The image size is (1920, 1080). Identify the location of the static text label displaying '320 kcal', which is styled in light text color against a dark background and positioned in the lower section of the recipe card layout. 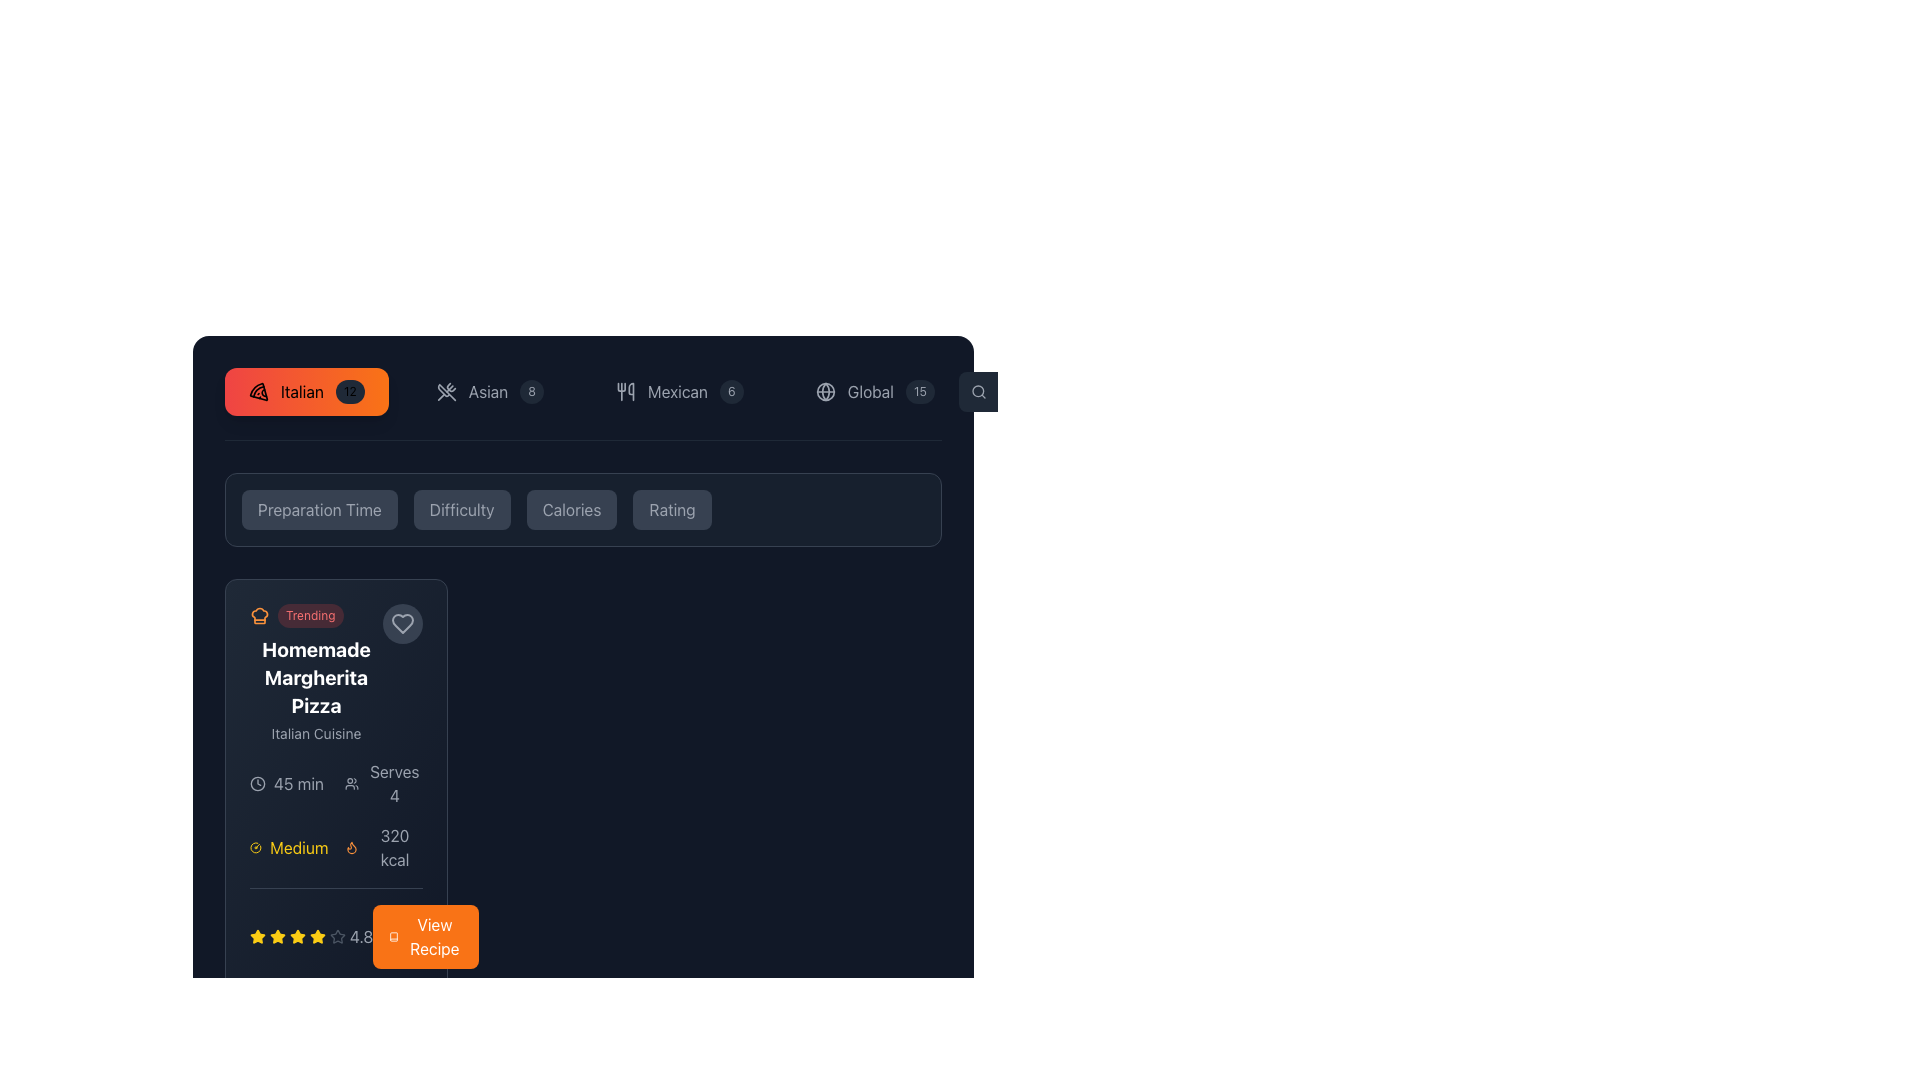
(394, 848).